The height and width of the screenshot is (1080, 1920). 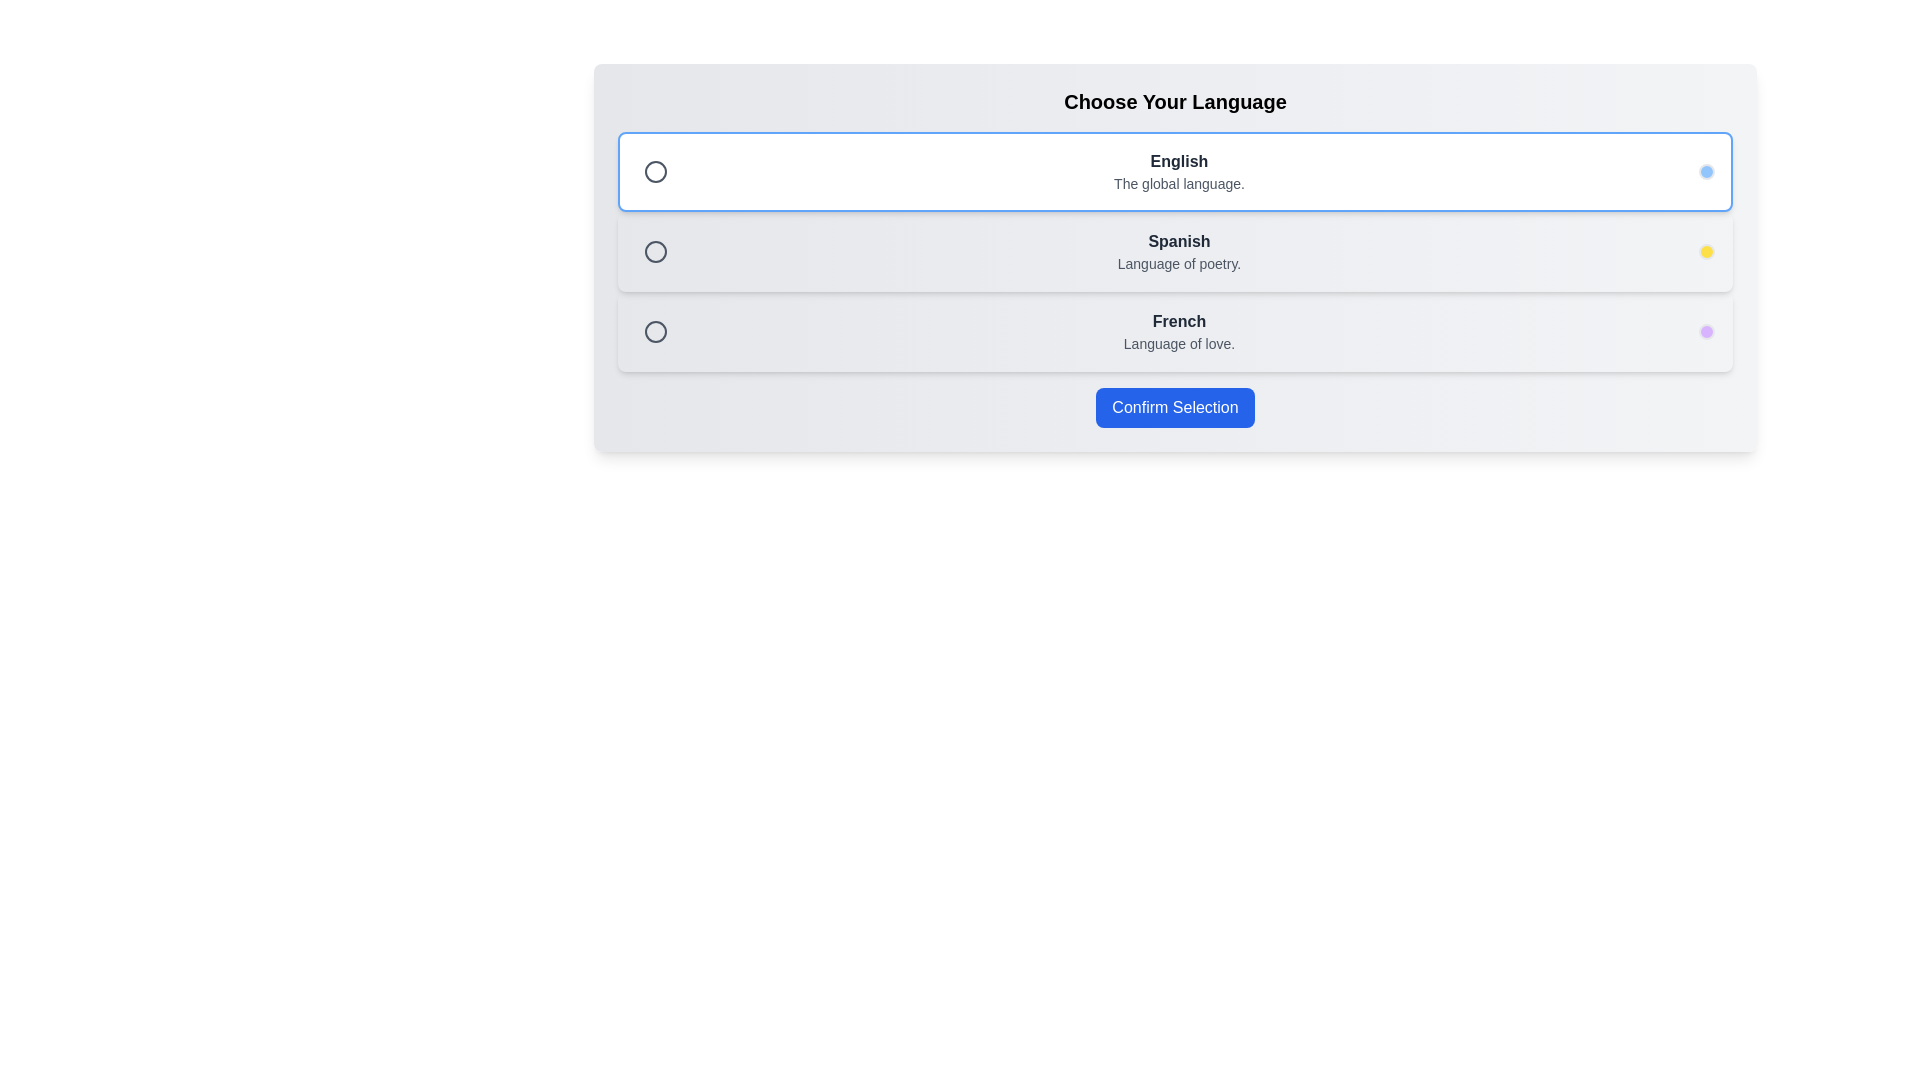 I want to click on the descriptive tagline element for the 'English' language option, which is located directly below the title 'English' in the language selection list, so click(x=1179, y=184).